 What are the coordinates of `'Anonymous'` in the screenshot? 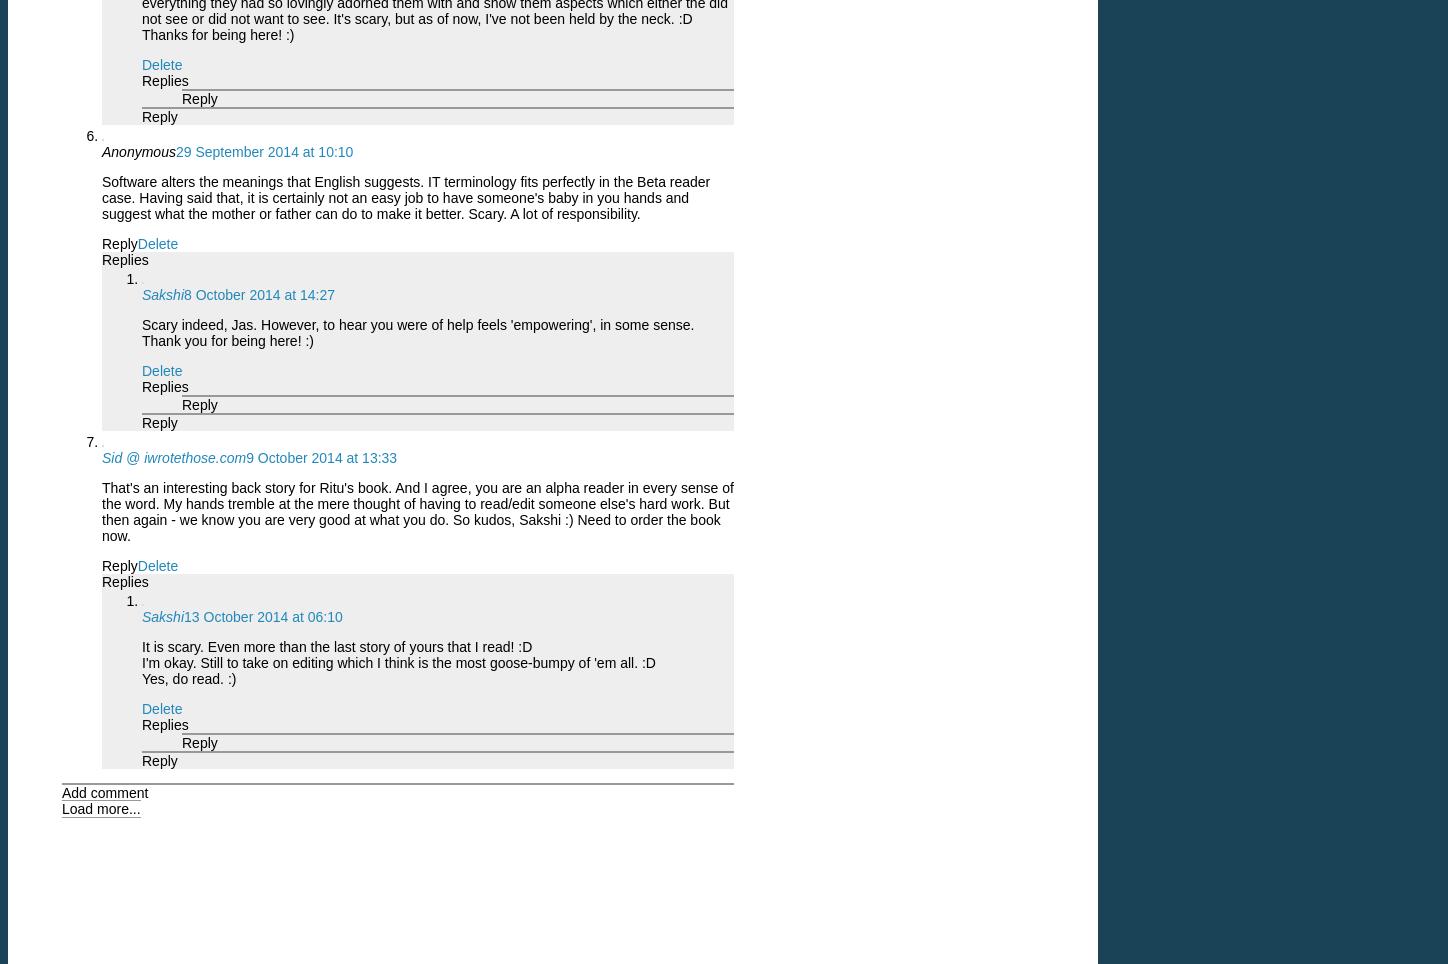 It's located at (137, 152).